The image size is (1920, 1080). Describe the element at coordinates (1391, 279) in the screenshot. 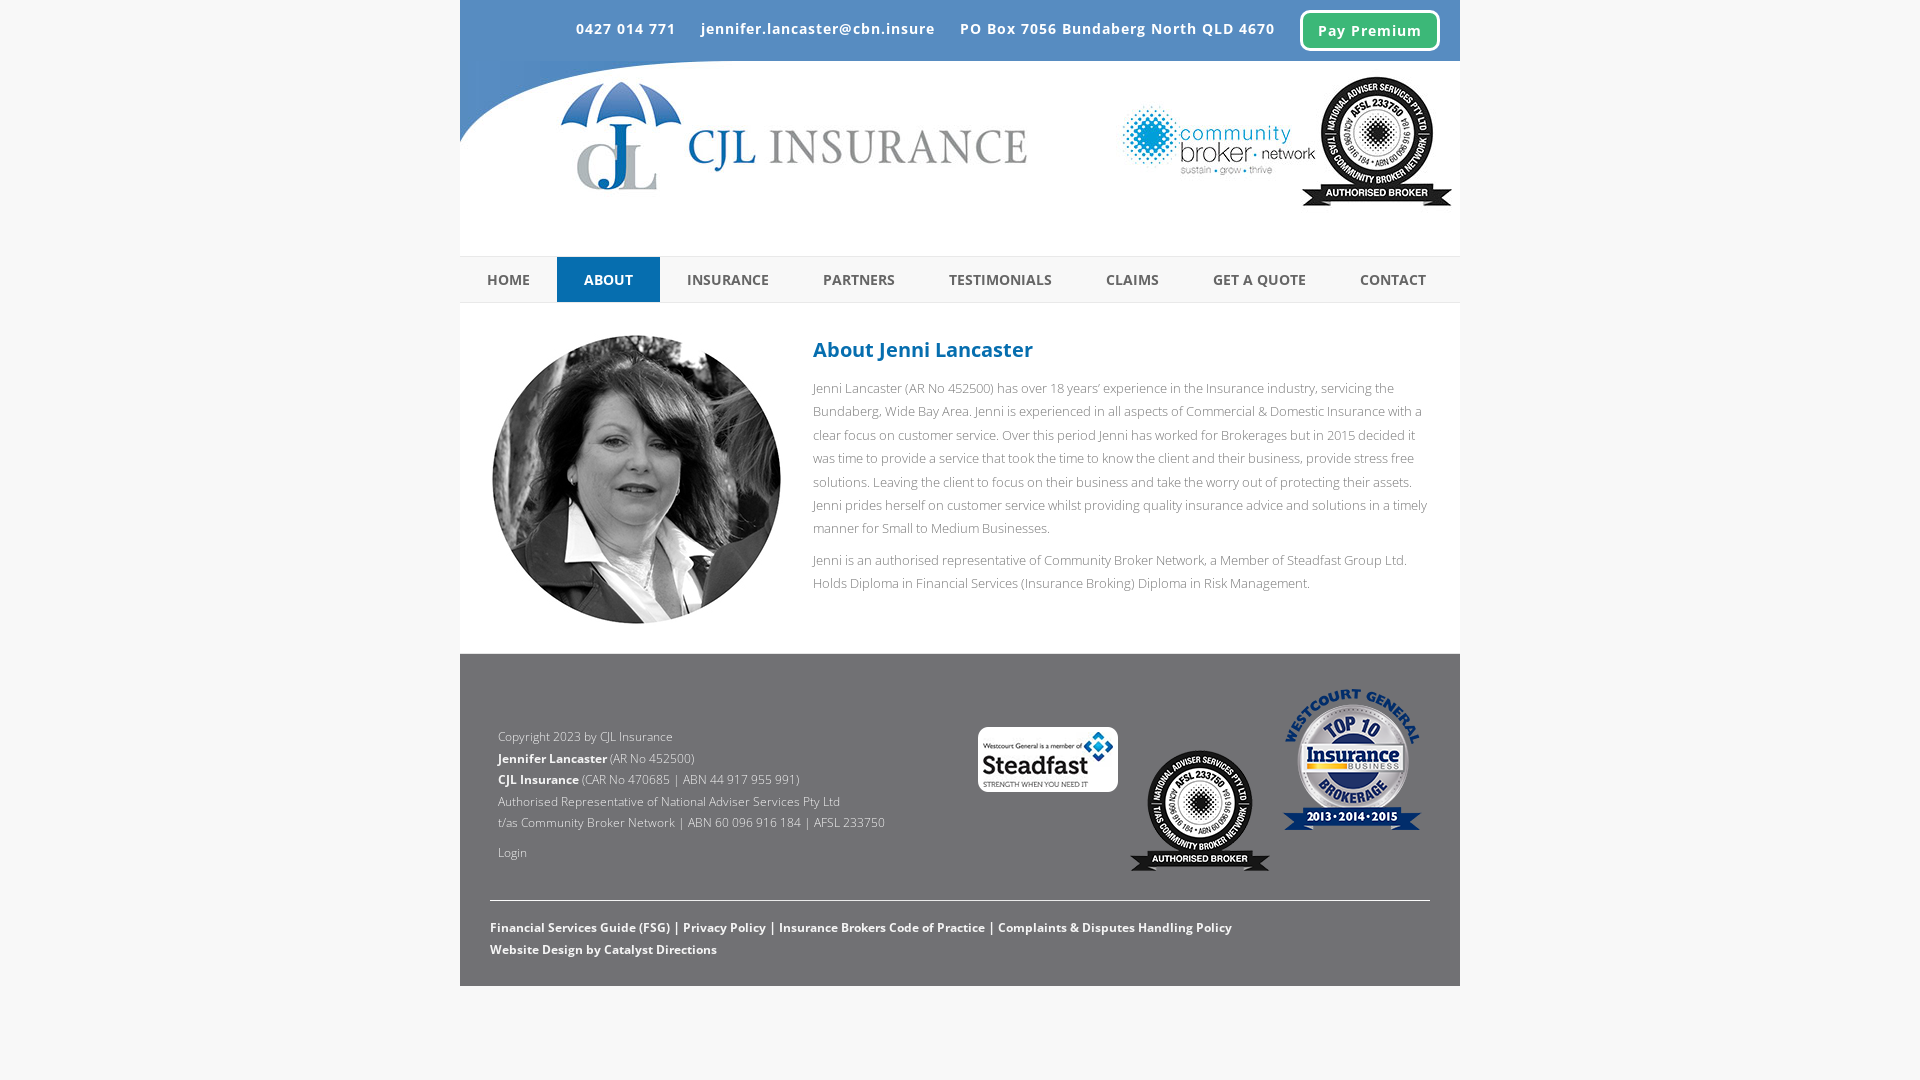

I see `'CONTACT'` at that location.